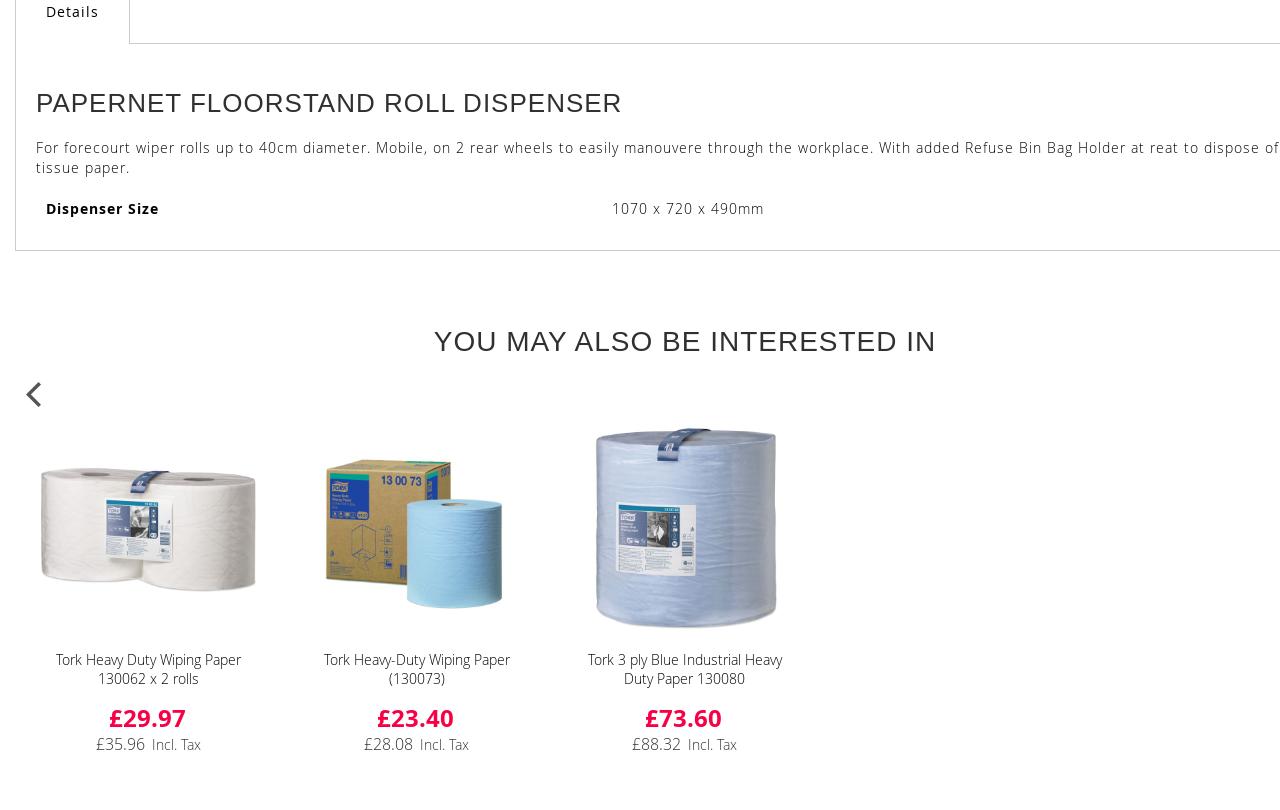  I want to click on 'Tork 3 ply Blue Industrial Heavy Duty Paper 130080', so click(684, 667).